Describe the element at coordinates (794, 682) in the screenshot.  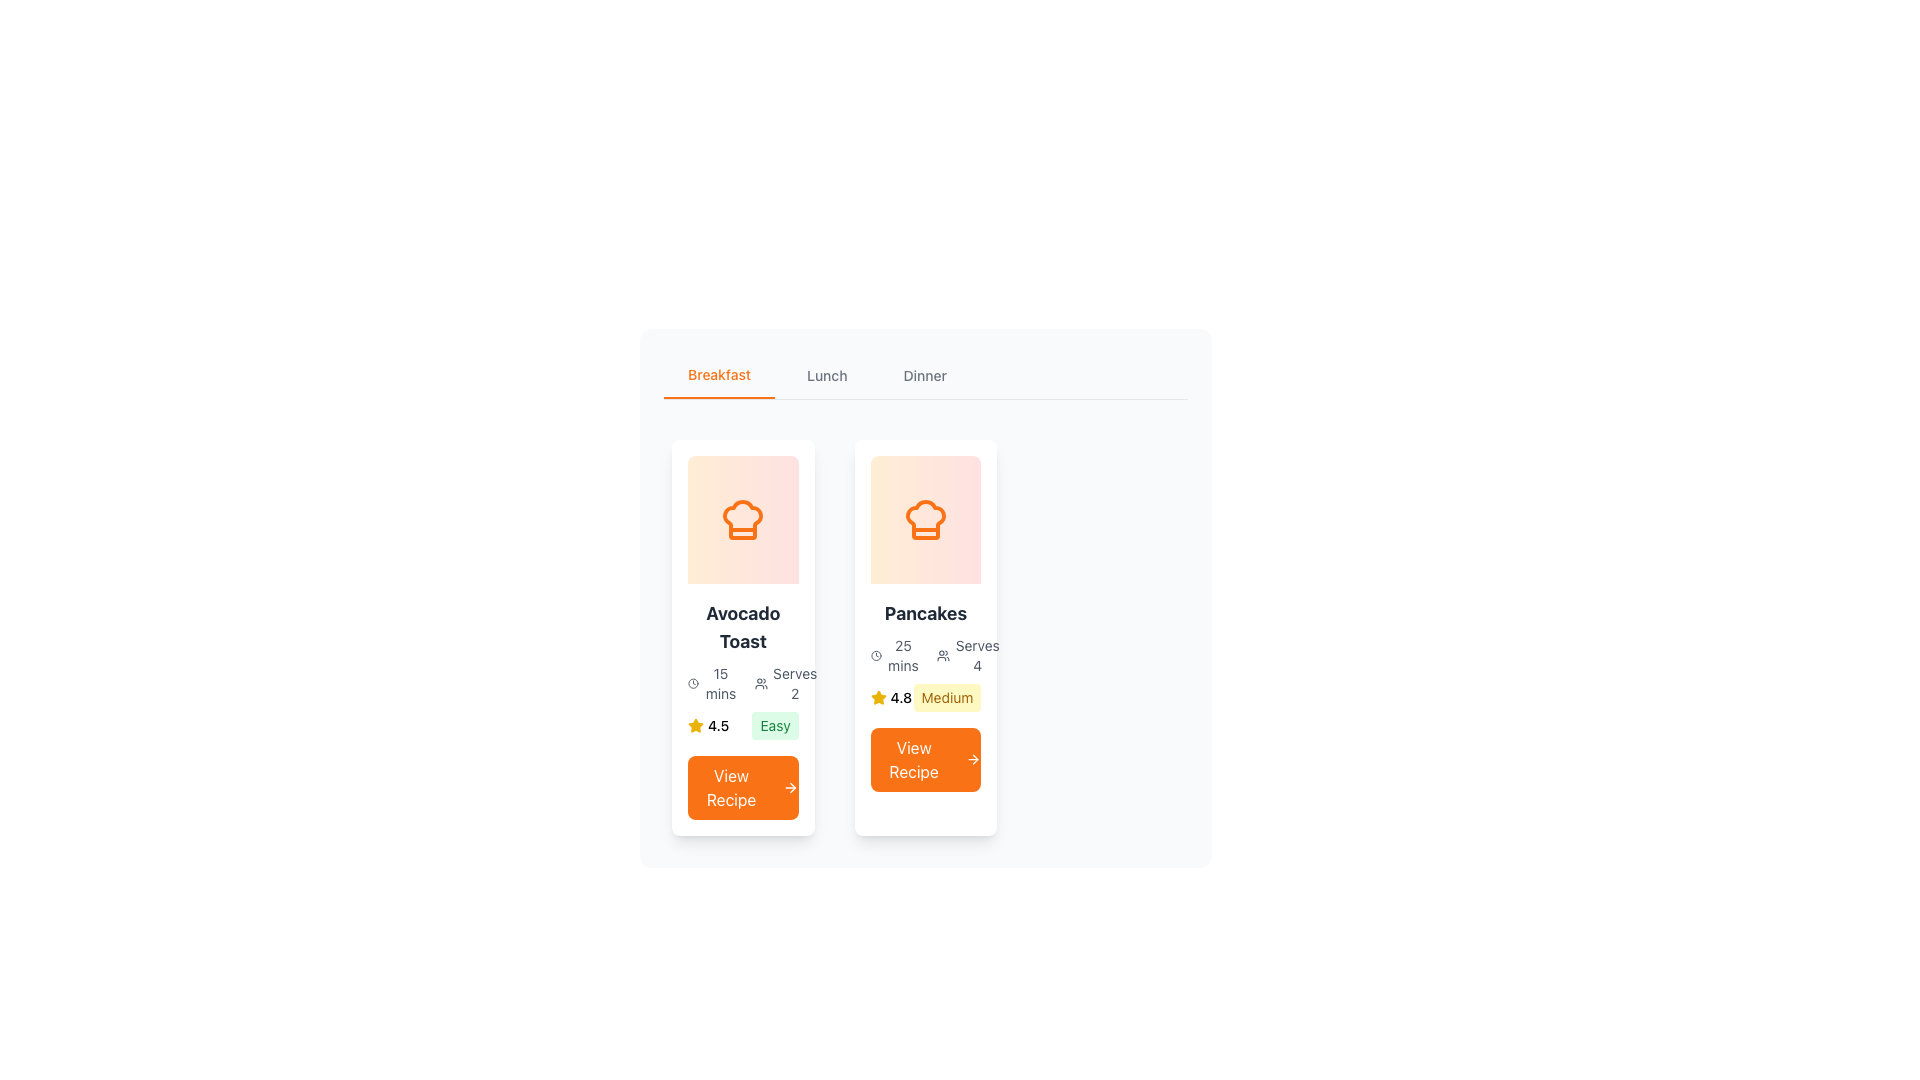
I see `the 'Serves 2' text label styled in small gray font, which is part of the 'Avocado Toast' recipe card and located towards the right side adjacent to preparation time` at that location.